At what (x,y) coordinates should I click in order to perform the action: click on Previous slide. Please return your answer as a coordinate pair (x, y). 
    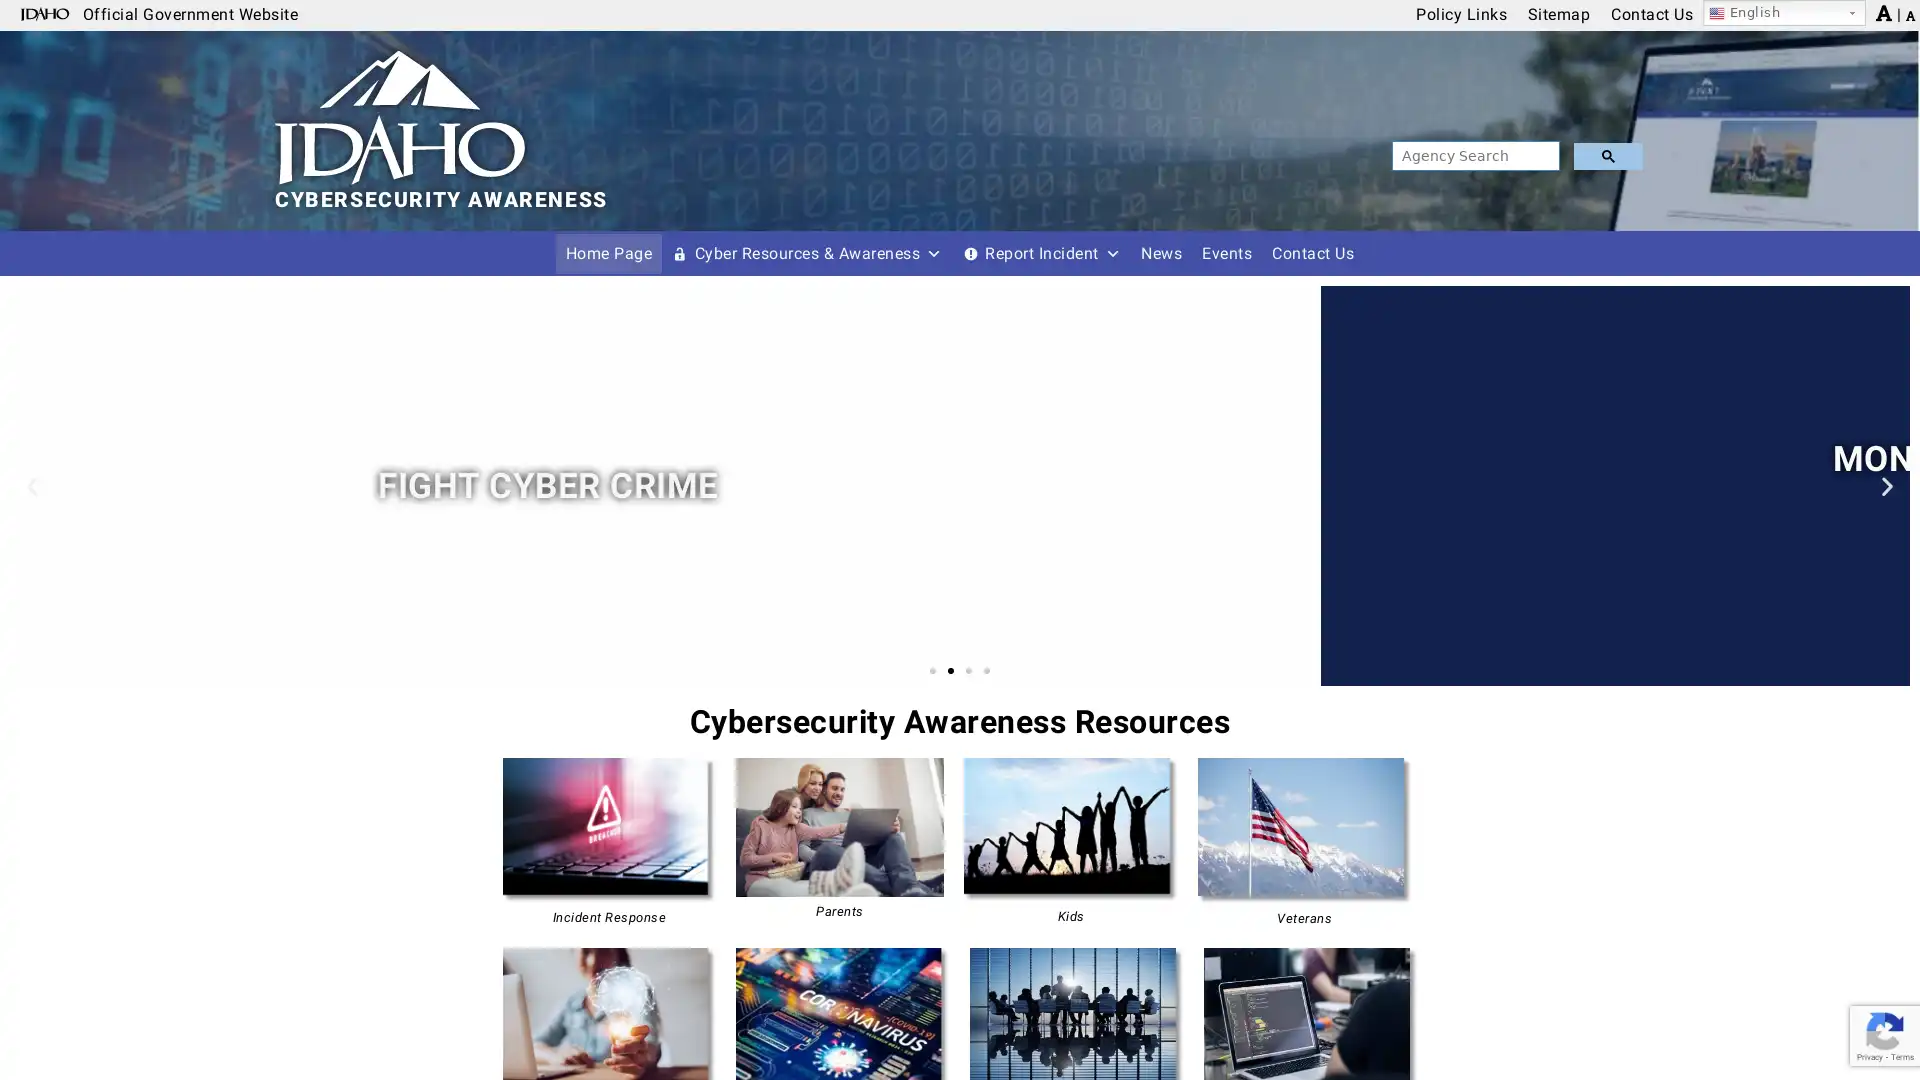
    Looking at the image, I should click on (32, 485).